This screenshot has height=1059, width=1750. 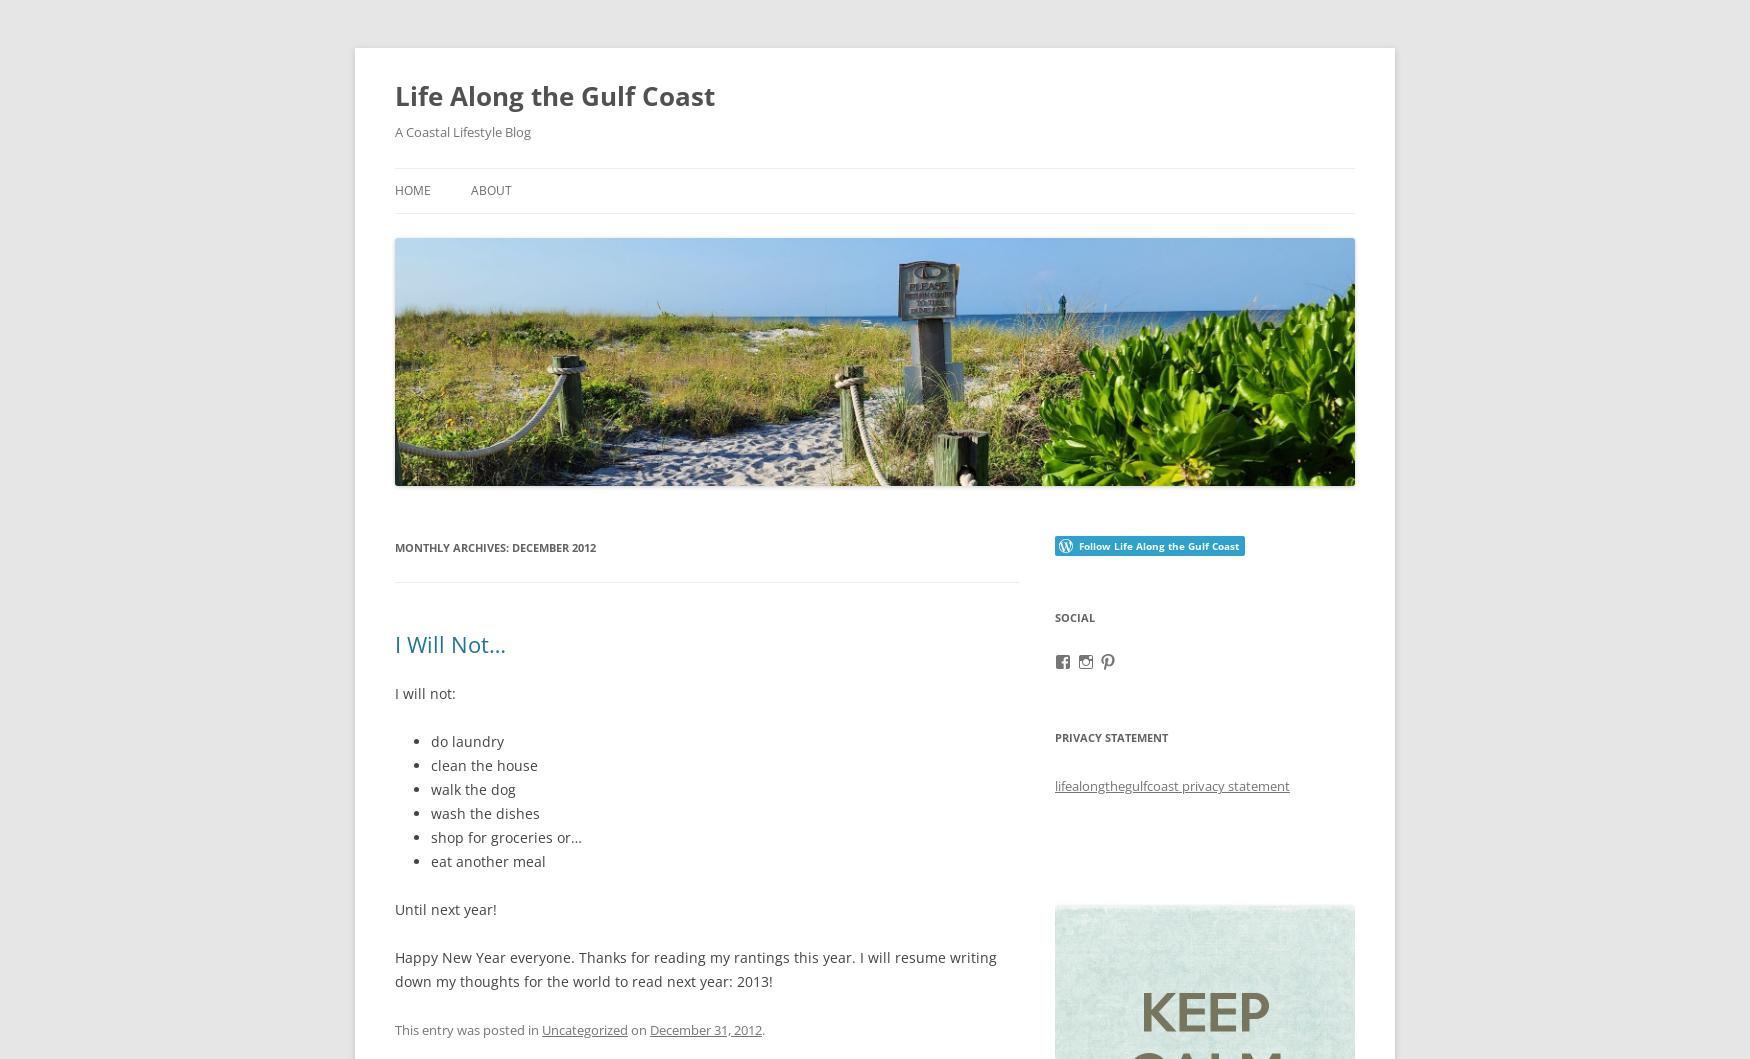 I want to click on 'Uncategorized', so click(x=585, y=1028).